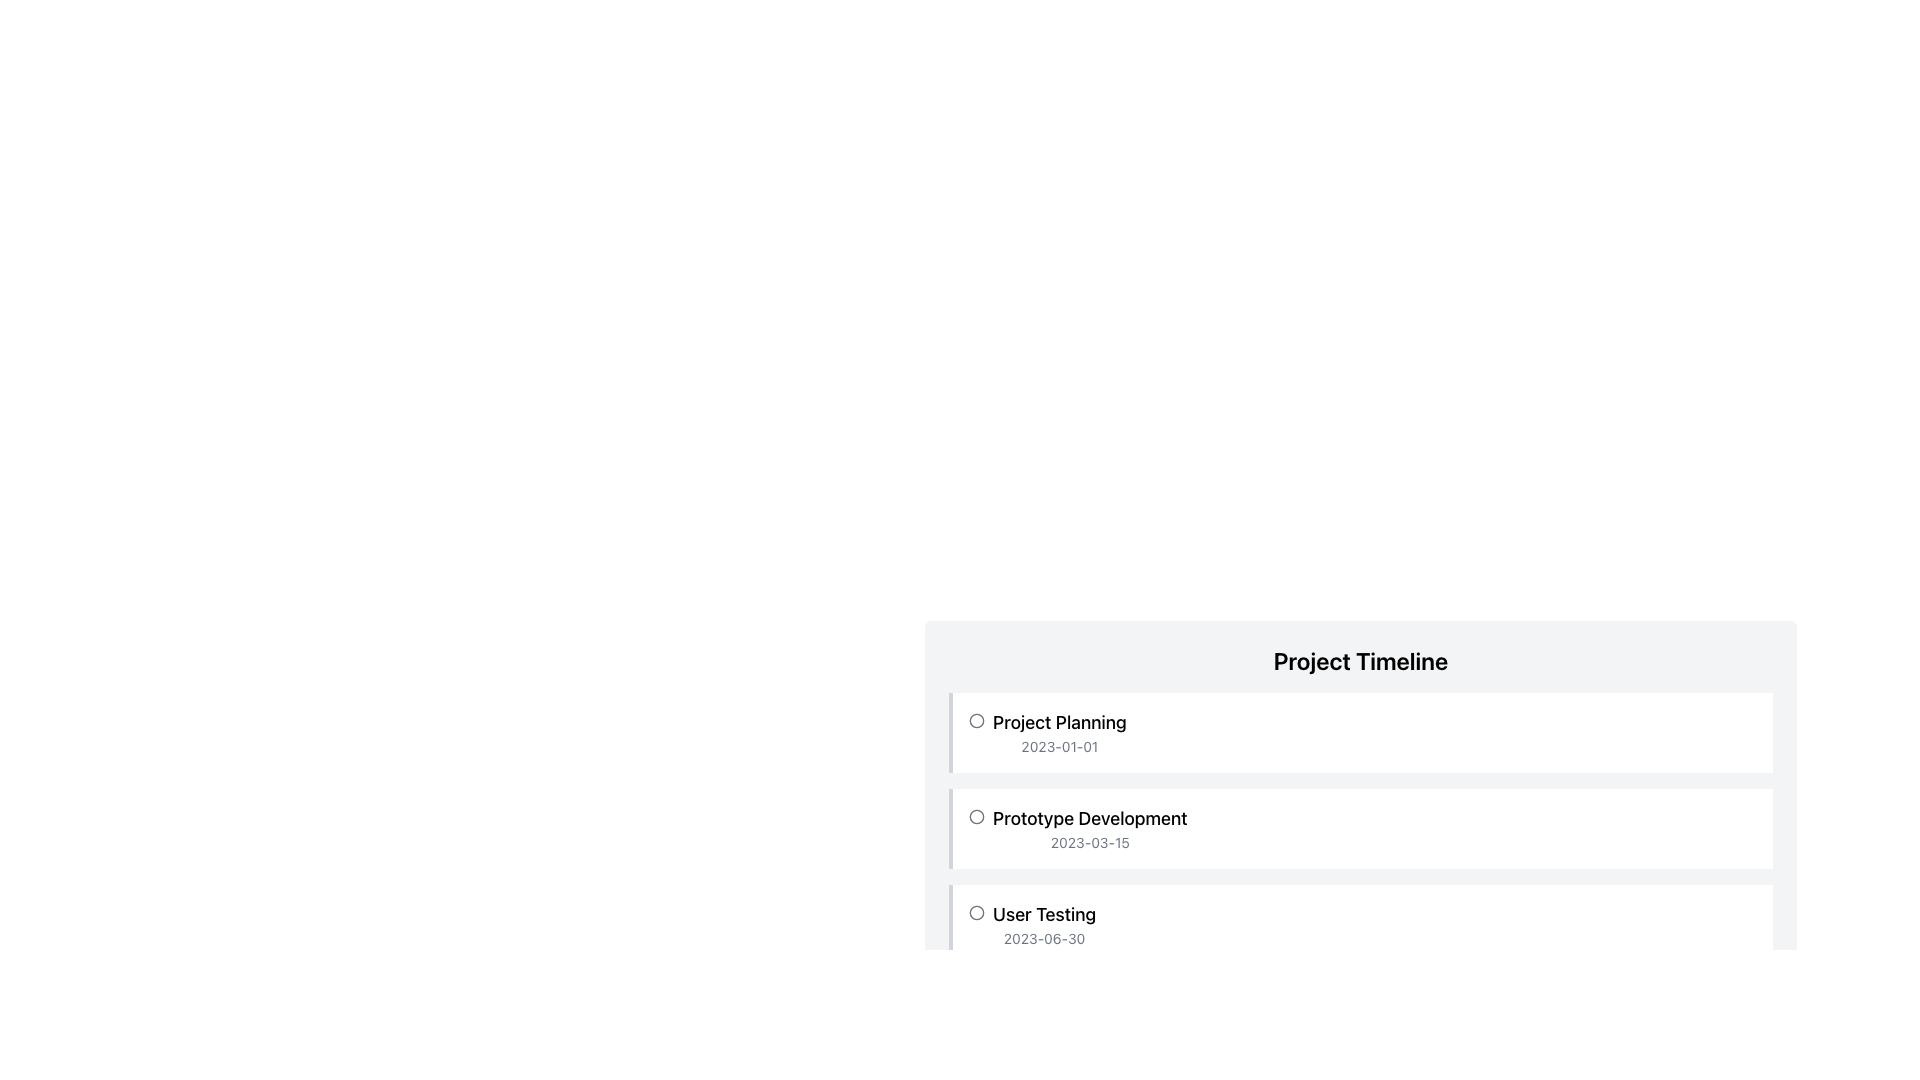  Describe the element at coordinates (977, 817) in the screenshot. I see `the inactive circular icon with a gray outline located to the left of the text 'Prototype Development' in the second row of the list` at that location.